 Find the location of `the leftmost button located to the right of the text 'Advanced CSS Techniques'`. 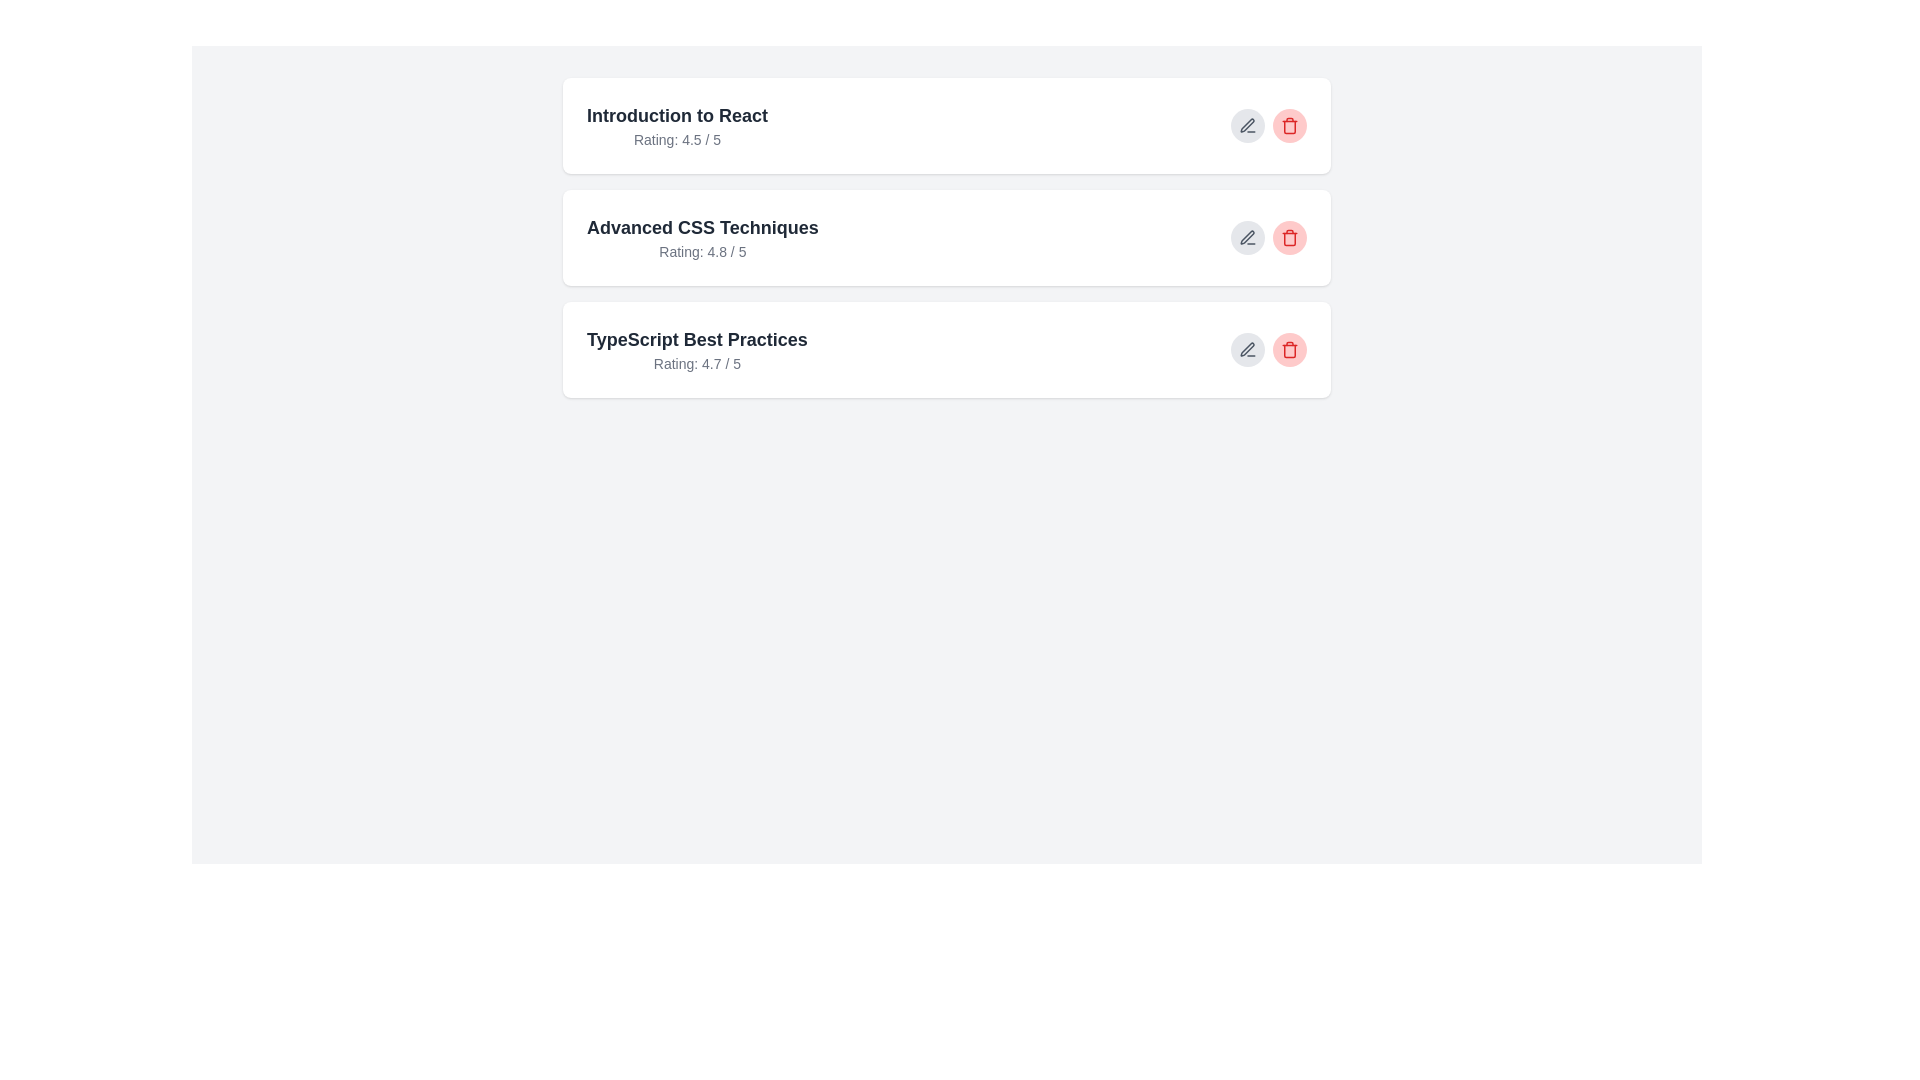

the leftmost button located to the right of the text 'Advanced CSS Techniques' is located at coordinates (1247, 237).